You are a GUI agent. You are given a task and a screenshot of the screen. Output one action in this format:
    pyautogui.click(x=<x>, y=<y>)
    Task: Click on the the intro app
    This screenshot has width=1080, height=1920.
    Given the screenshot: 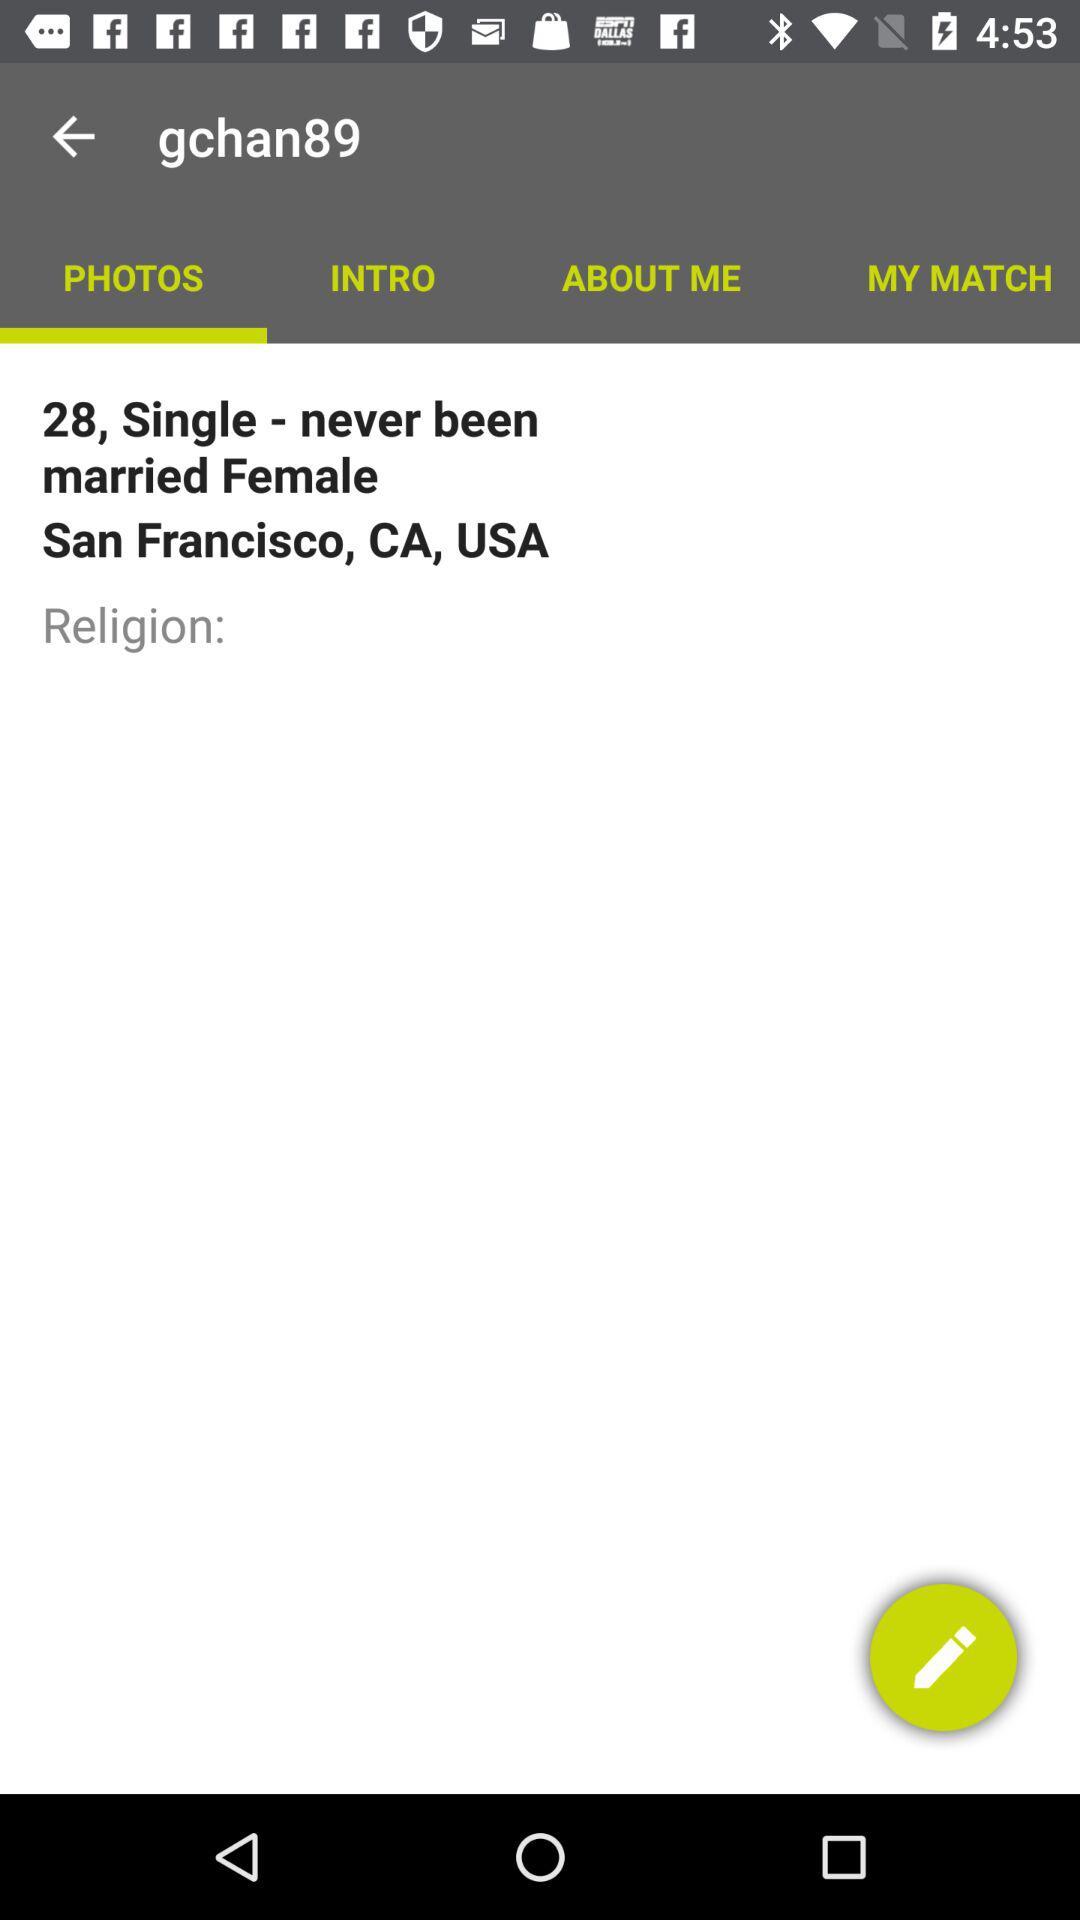 What is the action you would take?
    pyautogui.click(x=382, y=275)
    